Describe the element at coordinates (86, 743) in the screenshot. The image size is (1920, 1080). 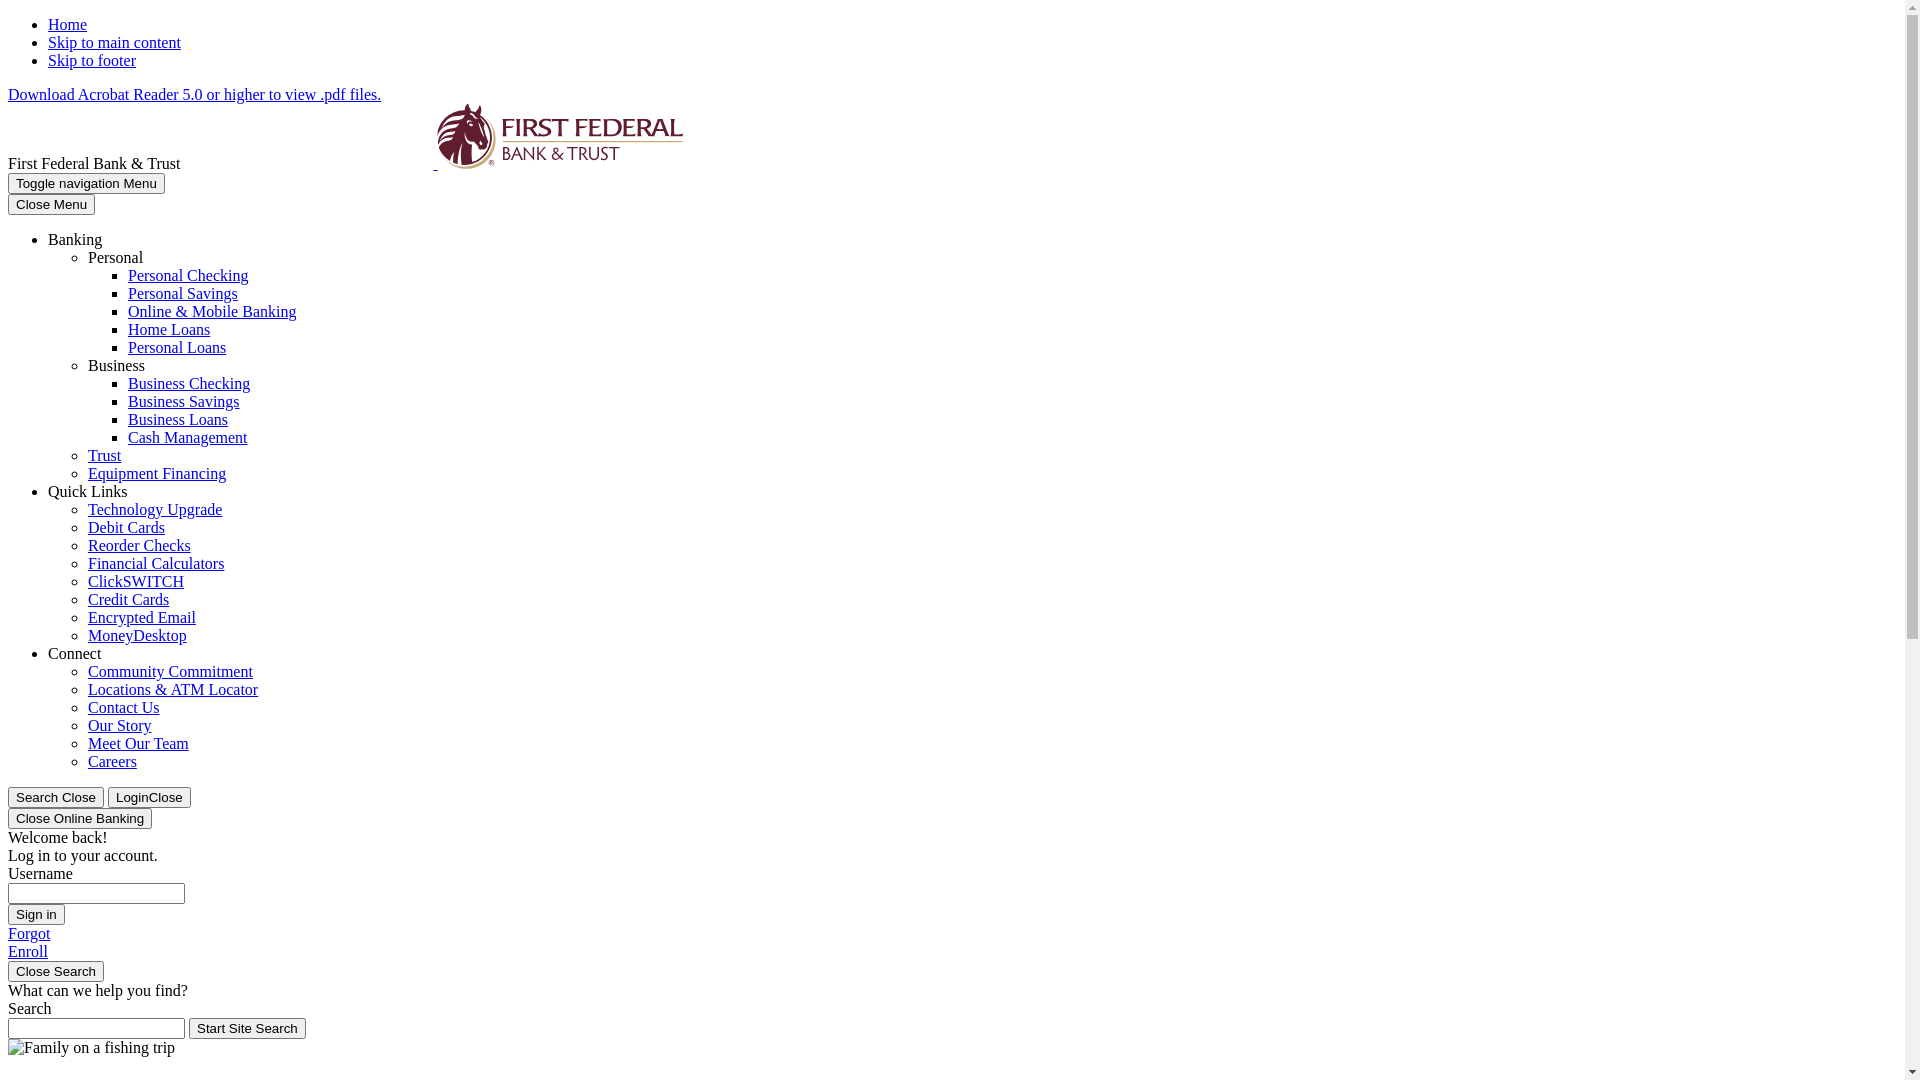
I see `'Meet Our Team'` at that location.